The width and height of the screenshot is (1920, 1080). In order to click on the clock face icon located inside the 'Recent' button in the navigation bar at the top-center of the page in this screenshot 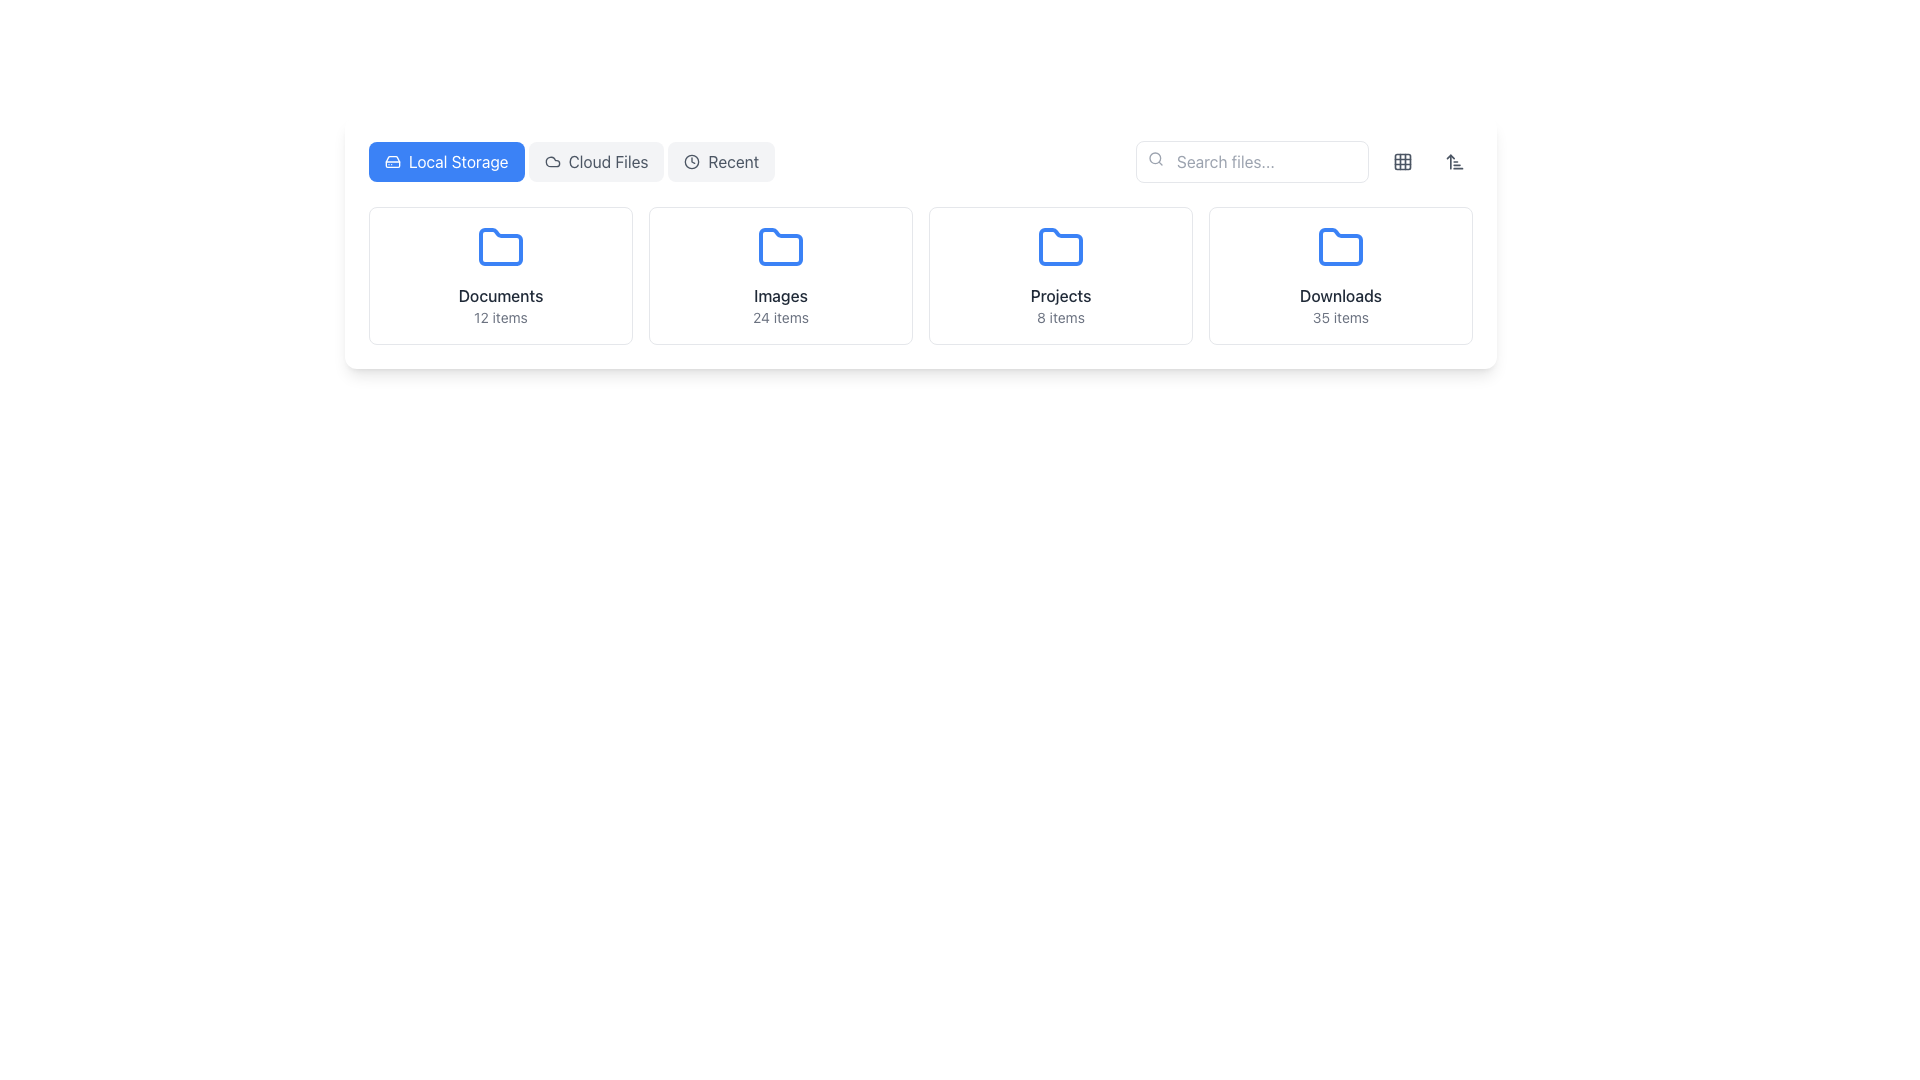, I will do `click(692, 161)`.